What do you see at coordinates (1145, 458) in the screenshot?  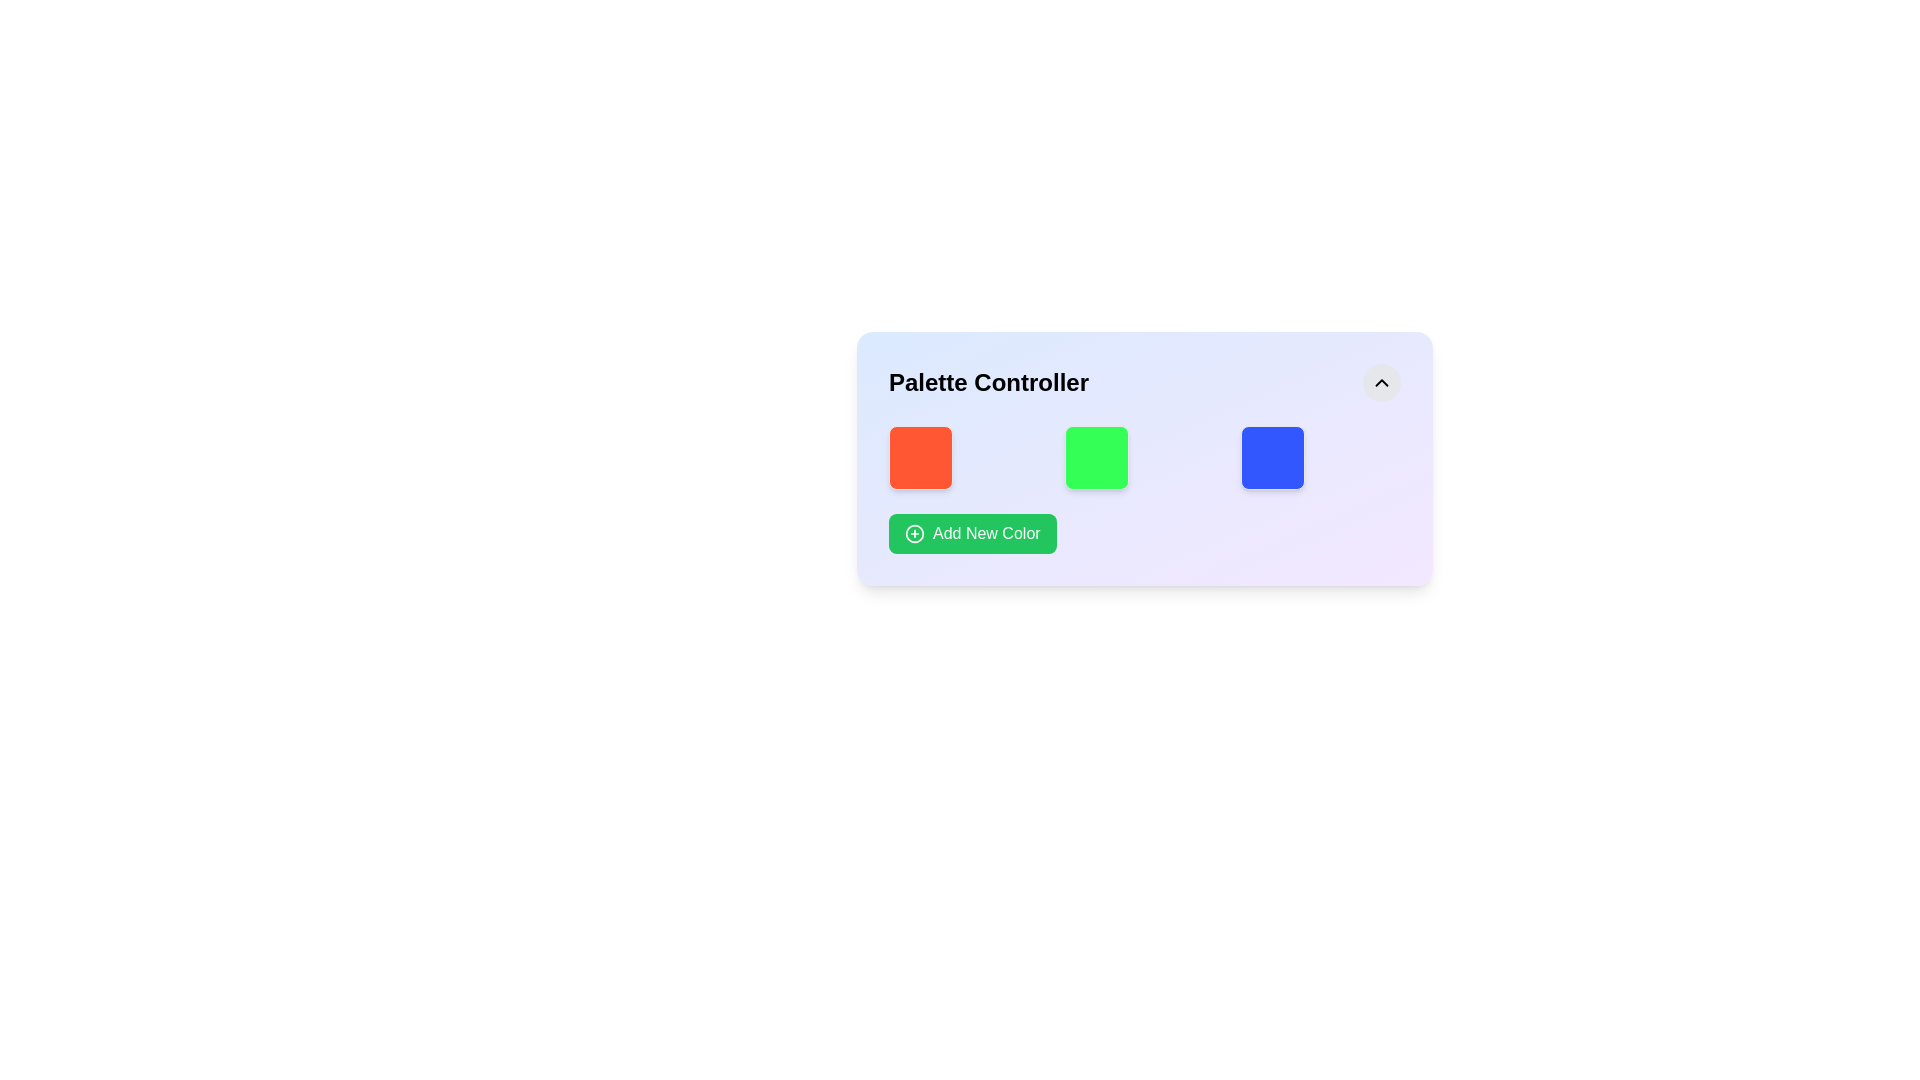 I see `a color block from the grid component located within the 'Palette Controller' section, positioned below the title and above the 'Add New Color' button` at bounding box center [1145, 458].